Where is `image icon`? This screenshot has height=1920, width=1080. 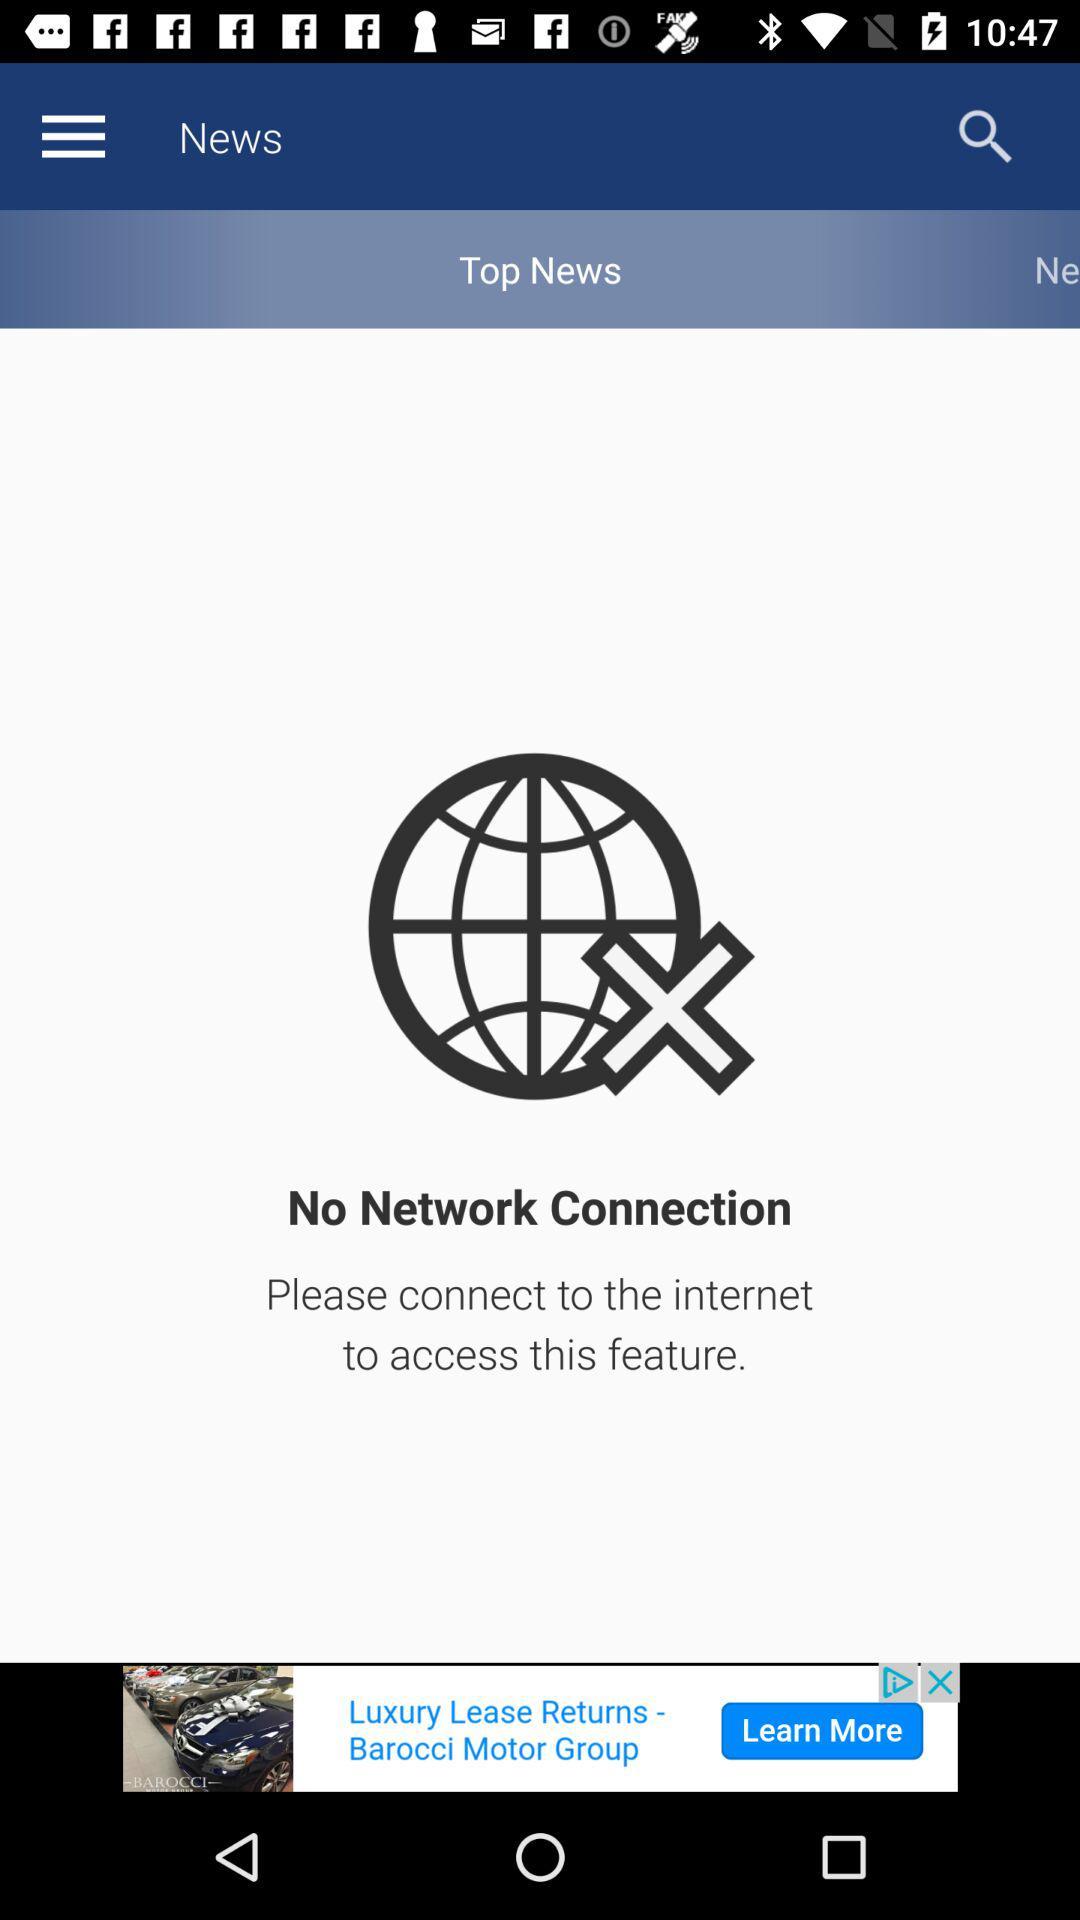
image icon is located at coordinates (540, 1727).